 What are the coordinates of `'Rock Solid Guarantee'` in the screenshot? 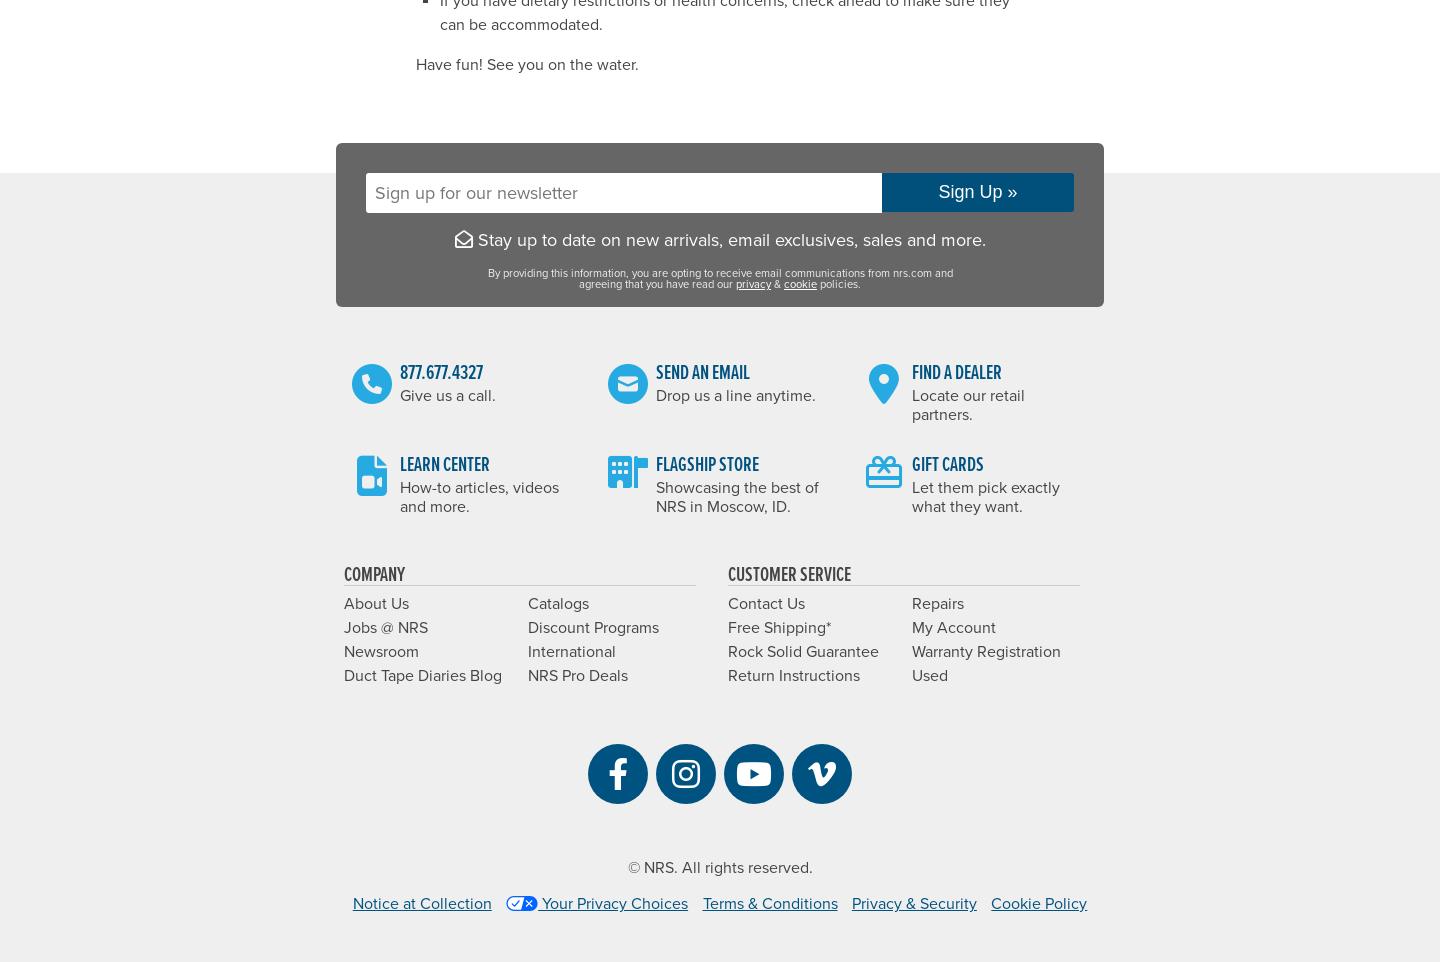 It's located at (803, 652).